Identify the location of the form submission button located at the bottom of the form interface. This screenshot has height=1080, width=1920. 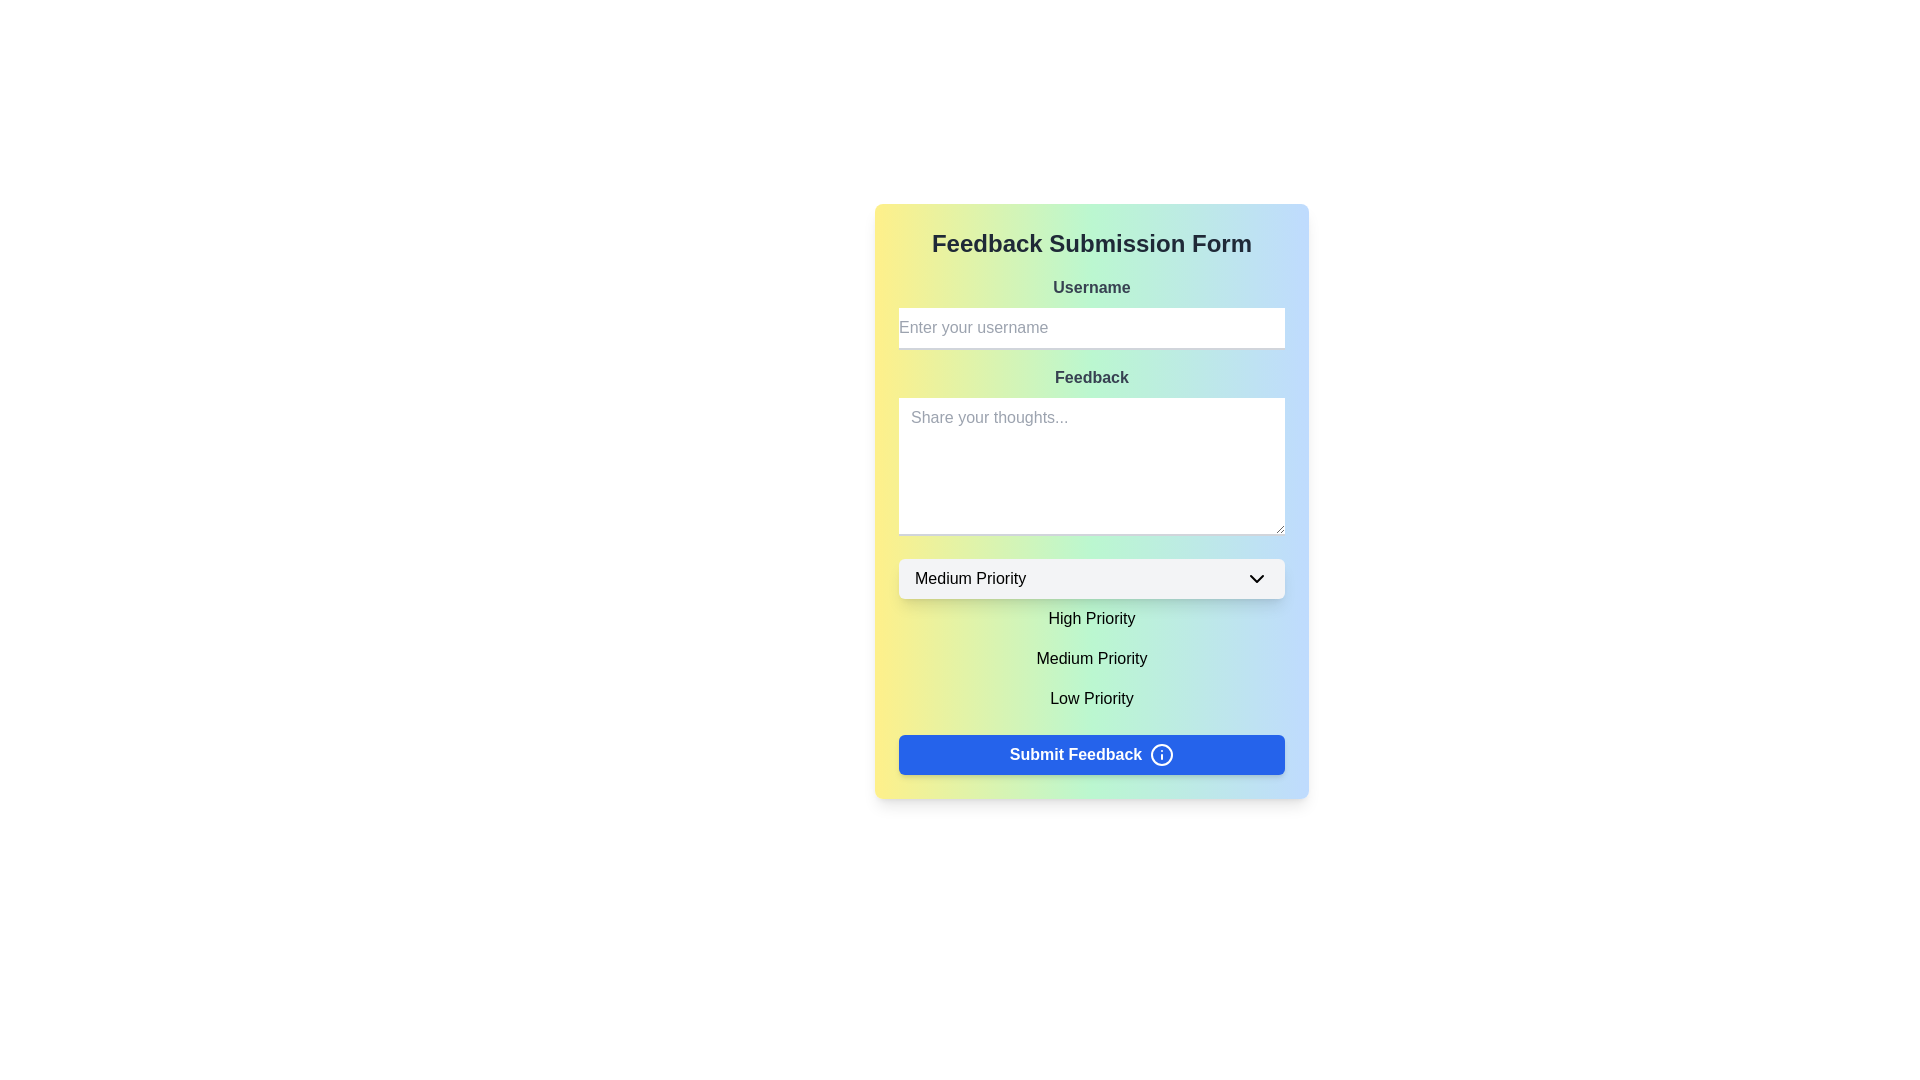
(1090, 755).